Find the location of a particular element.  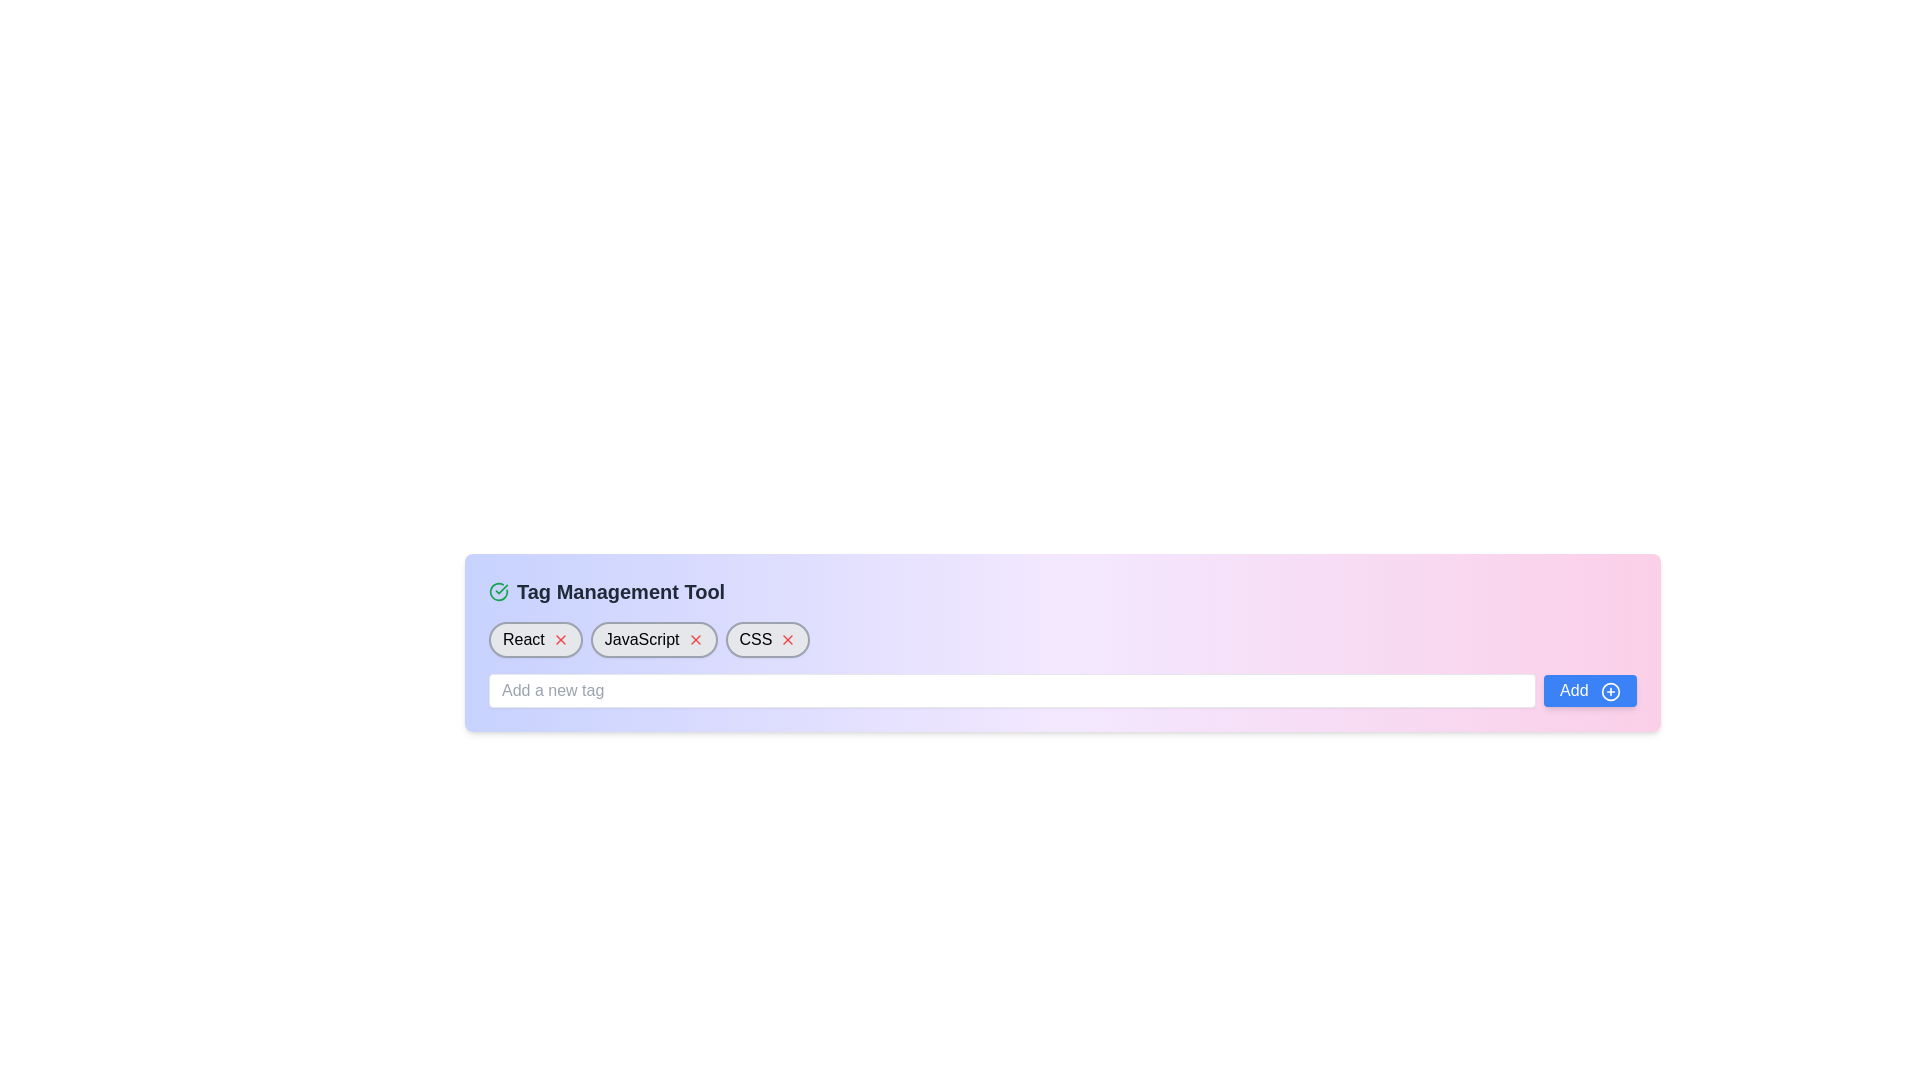

the success indicator icon located to the left of the 'Tag Management Tool' heading, which signifies a completed state is located at coordinates (499, 590).